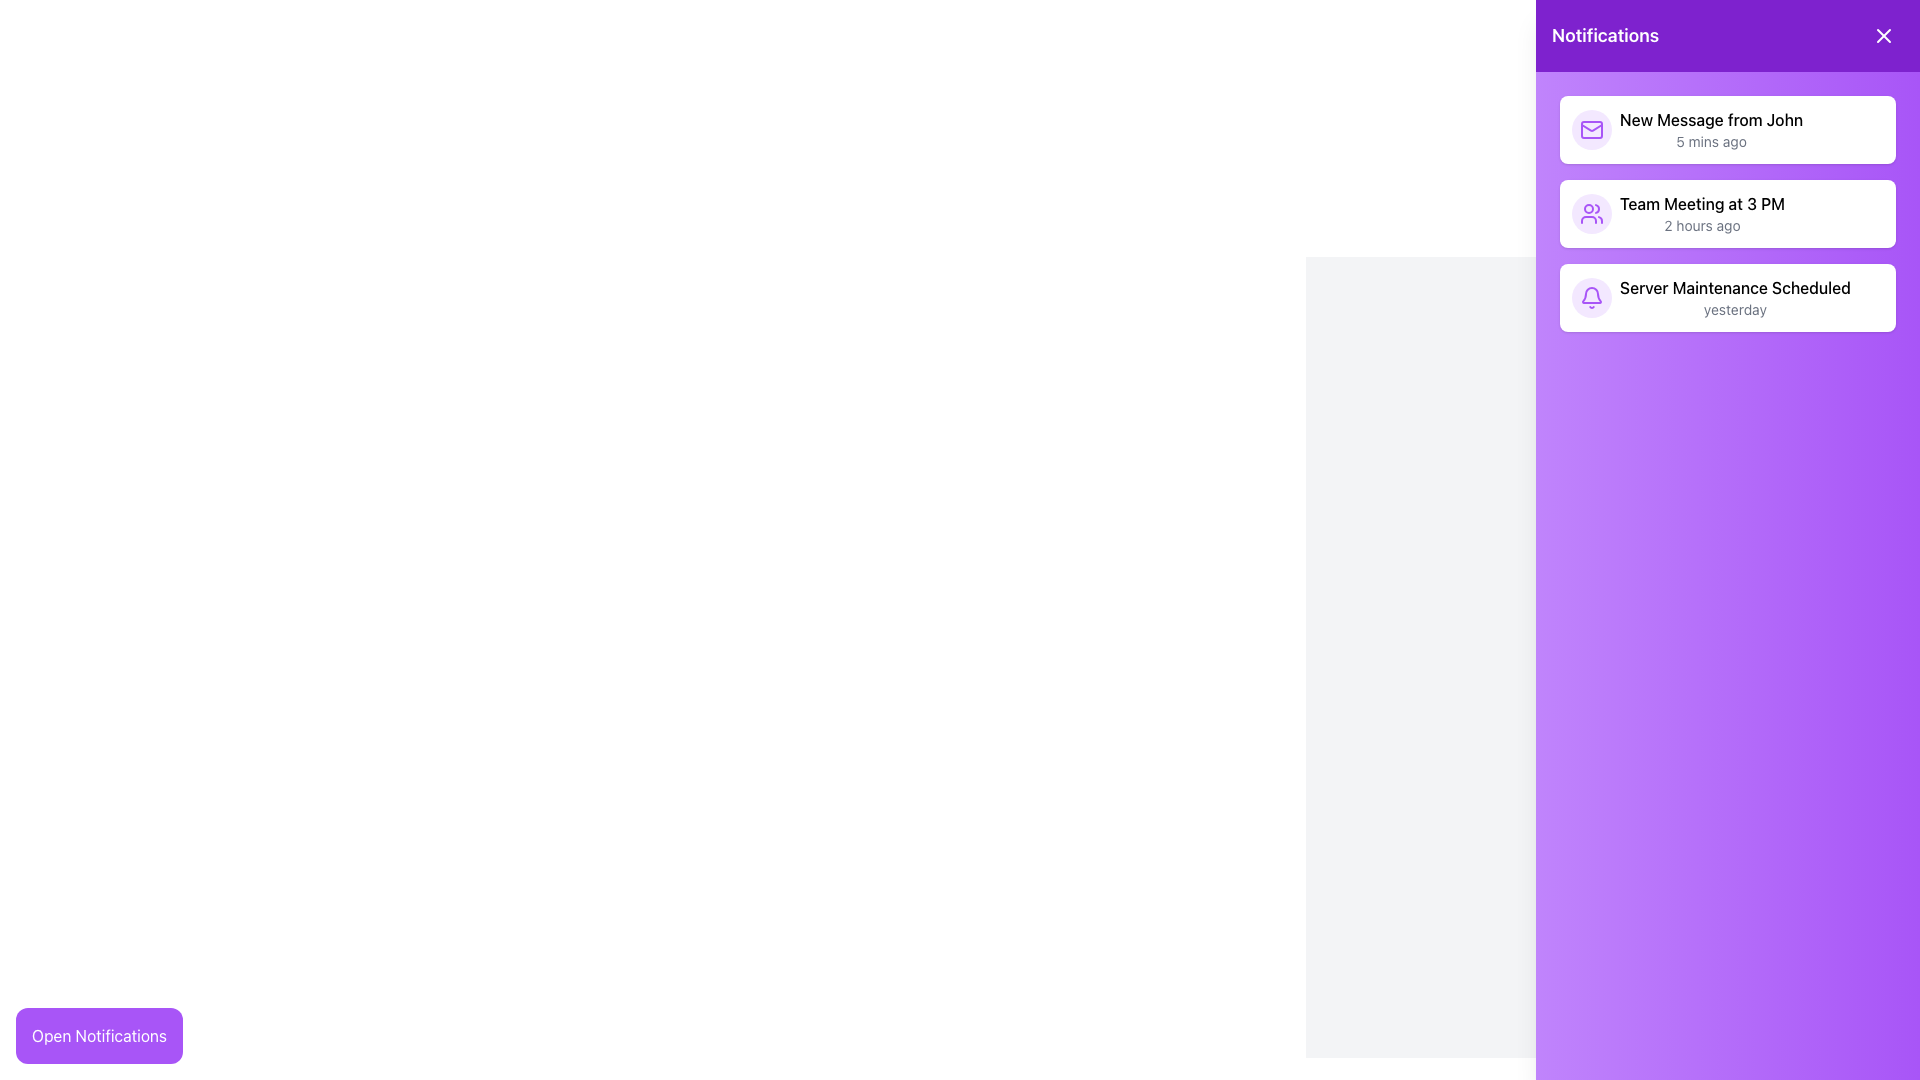  What do you see at coordinates (1710, 130) in the screenshot?
I see `the first notification item in the vertical sidebar displaying 'New Message from John' with timestamp '5 mins ago'` at bounding box center [1710, 130].